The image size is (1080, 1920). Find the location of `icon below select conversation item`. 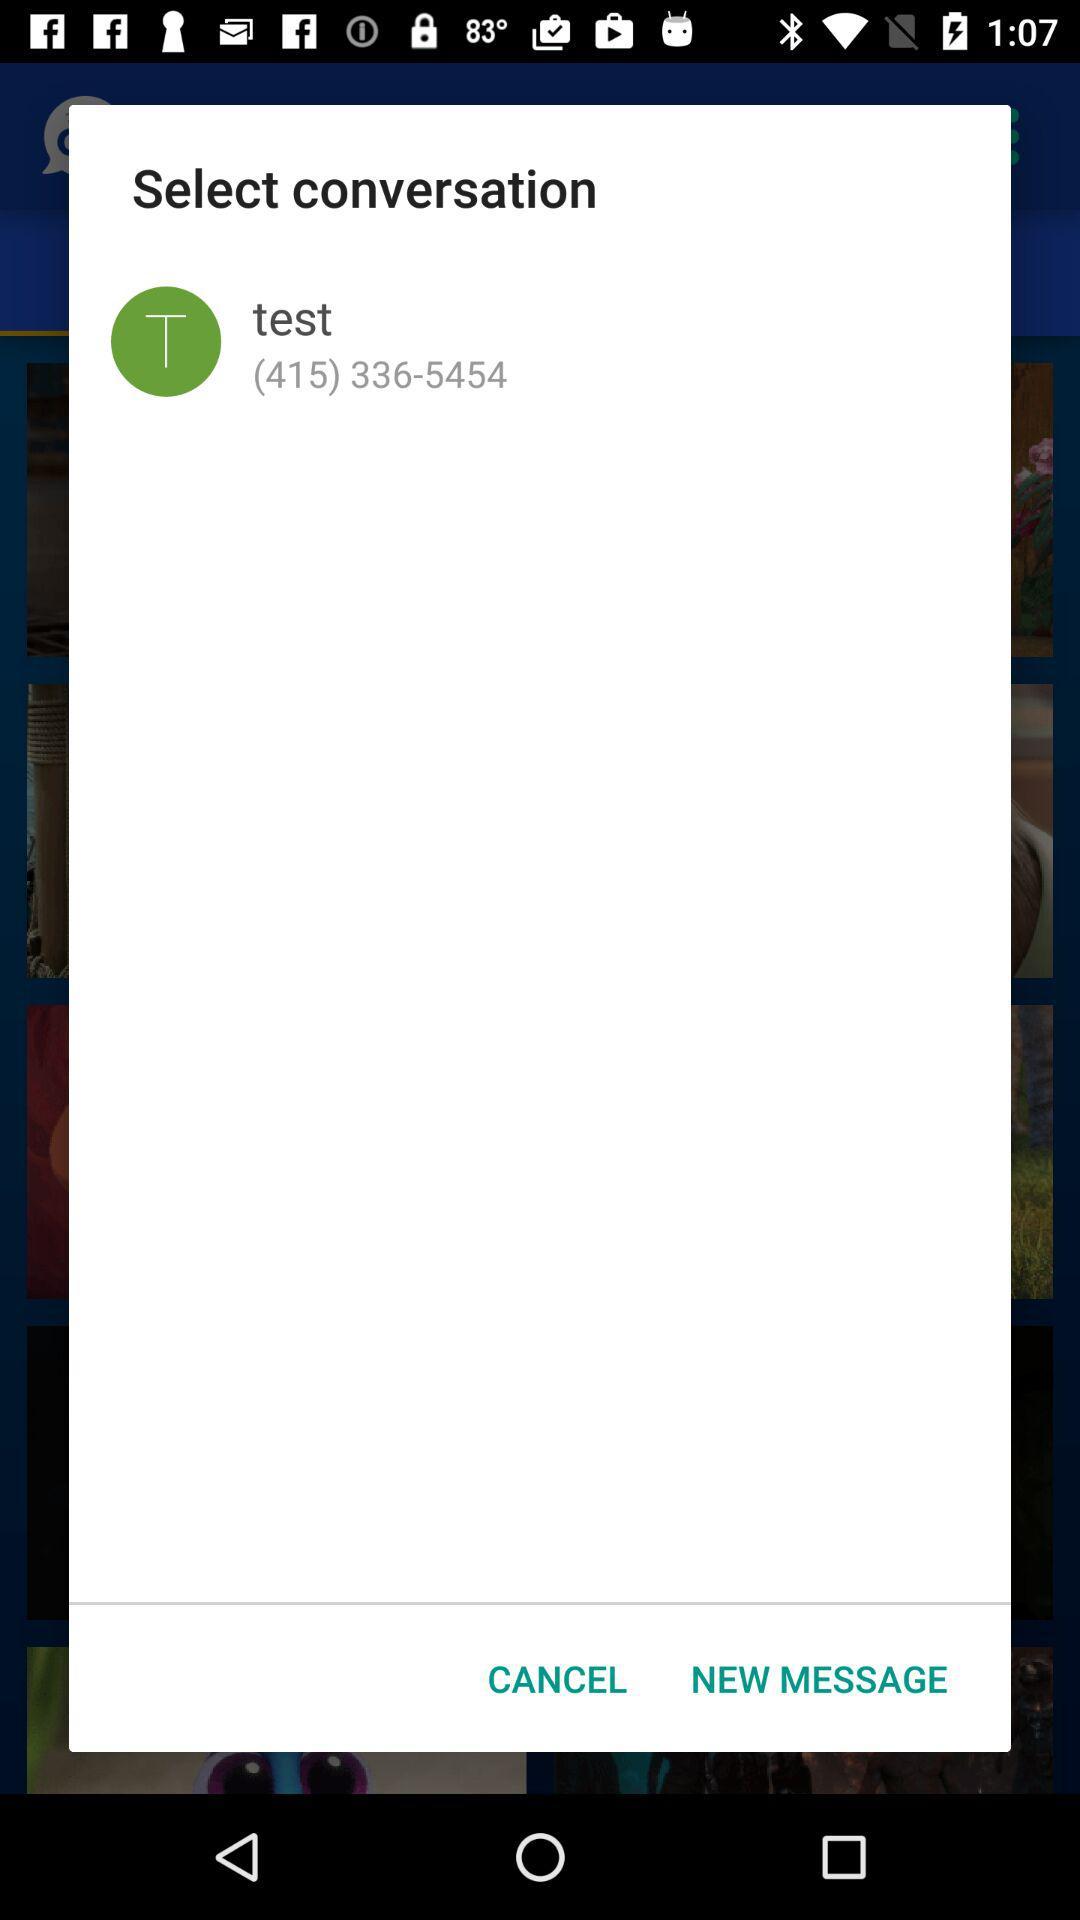

icon below select conversation item is located at coordinates (165, 341).